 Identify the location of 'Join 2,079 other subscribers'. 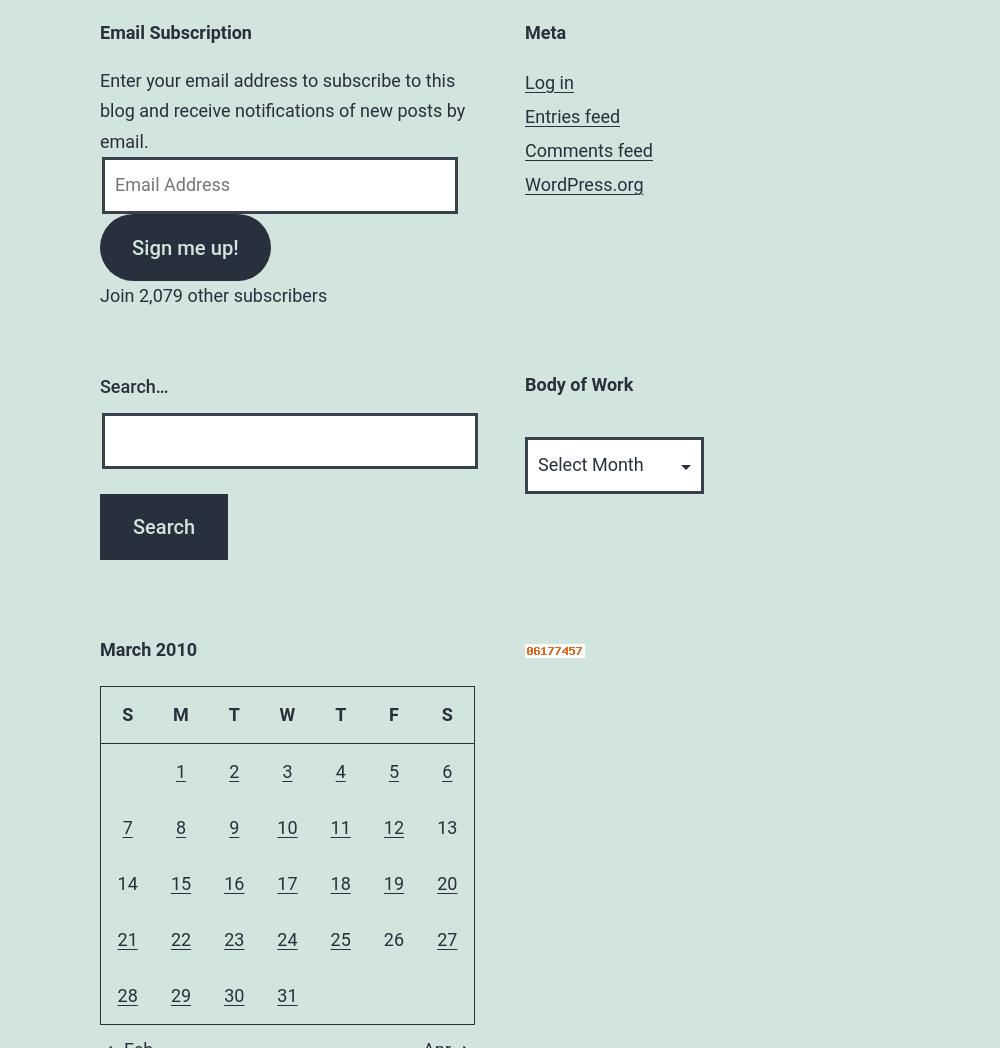
(212, 294).